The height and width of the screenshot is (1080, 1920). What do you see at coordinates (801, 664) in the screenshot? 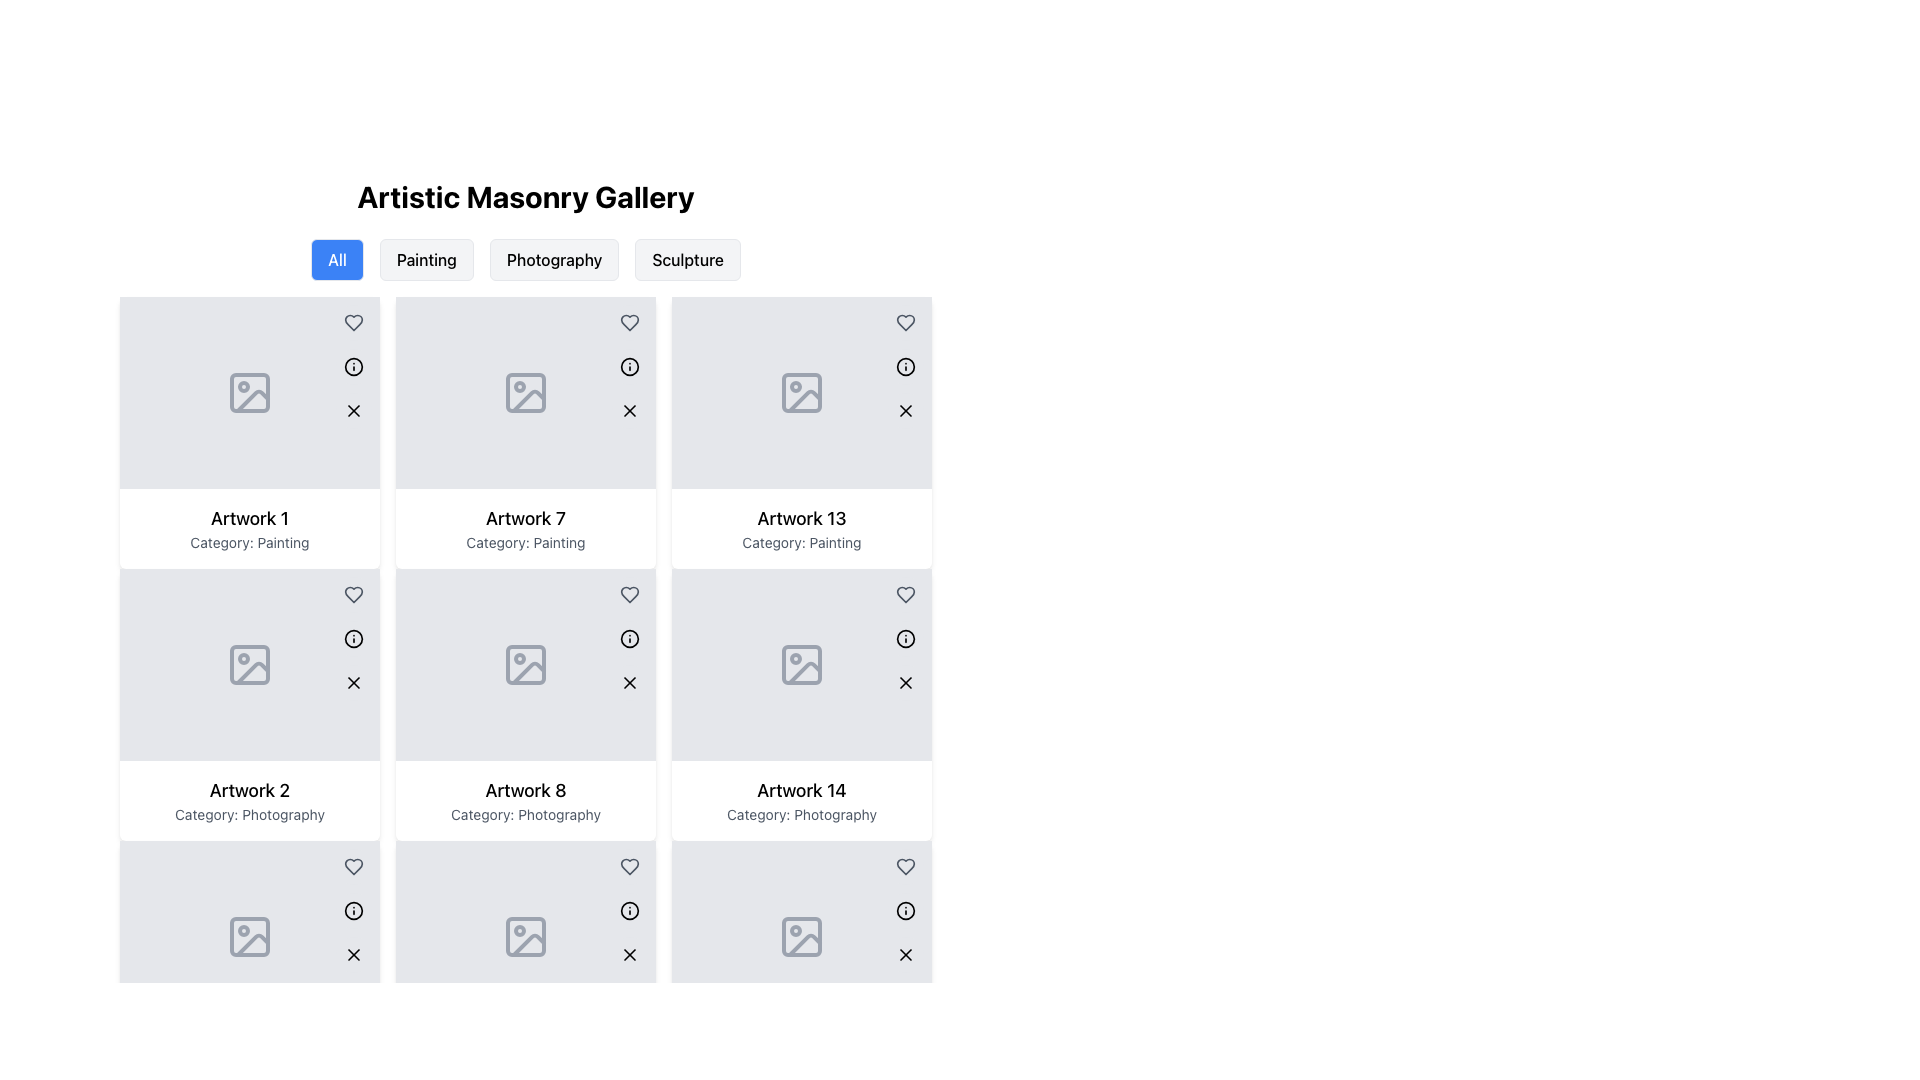
I see `the background rectangle of the icon in the fourth column and third row of the grid layout titled 'Artwork 13' with category 'Painting'` at bounding box center [801, 664].